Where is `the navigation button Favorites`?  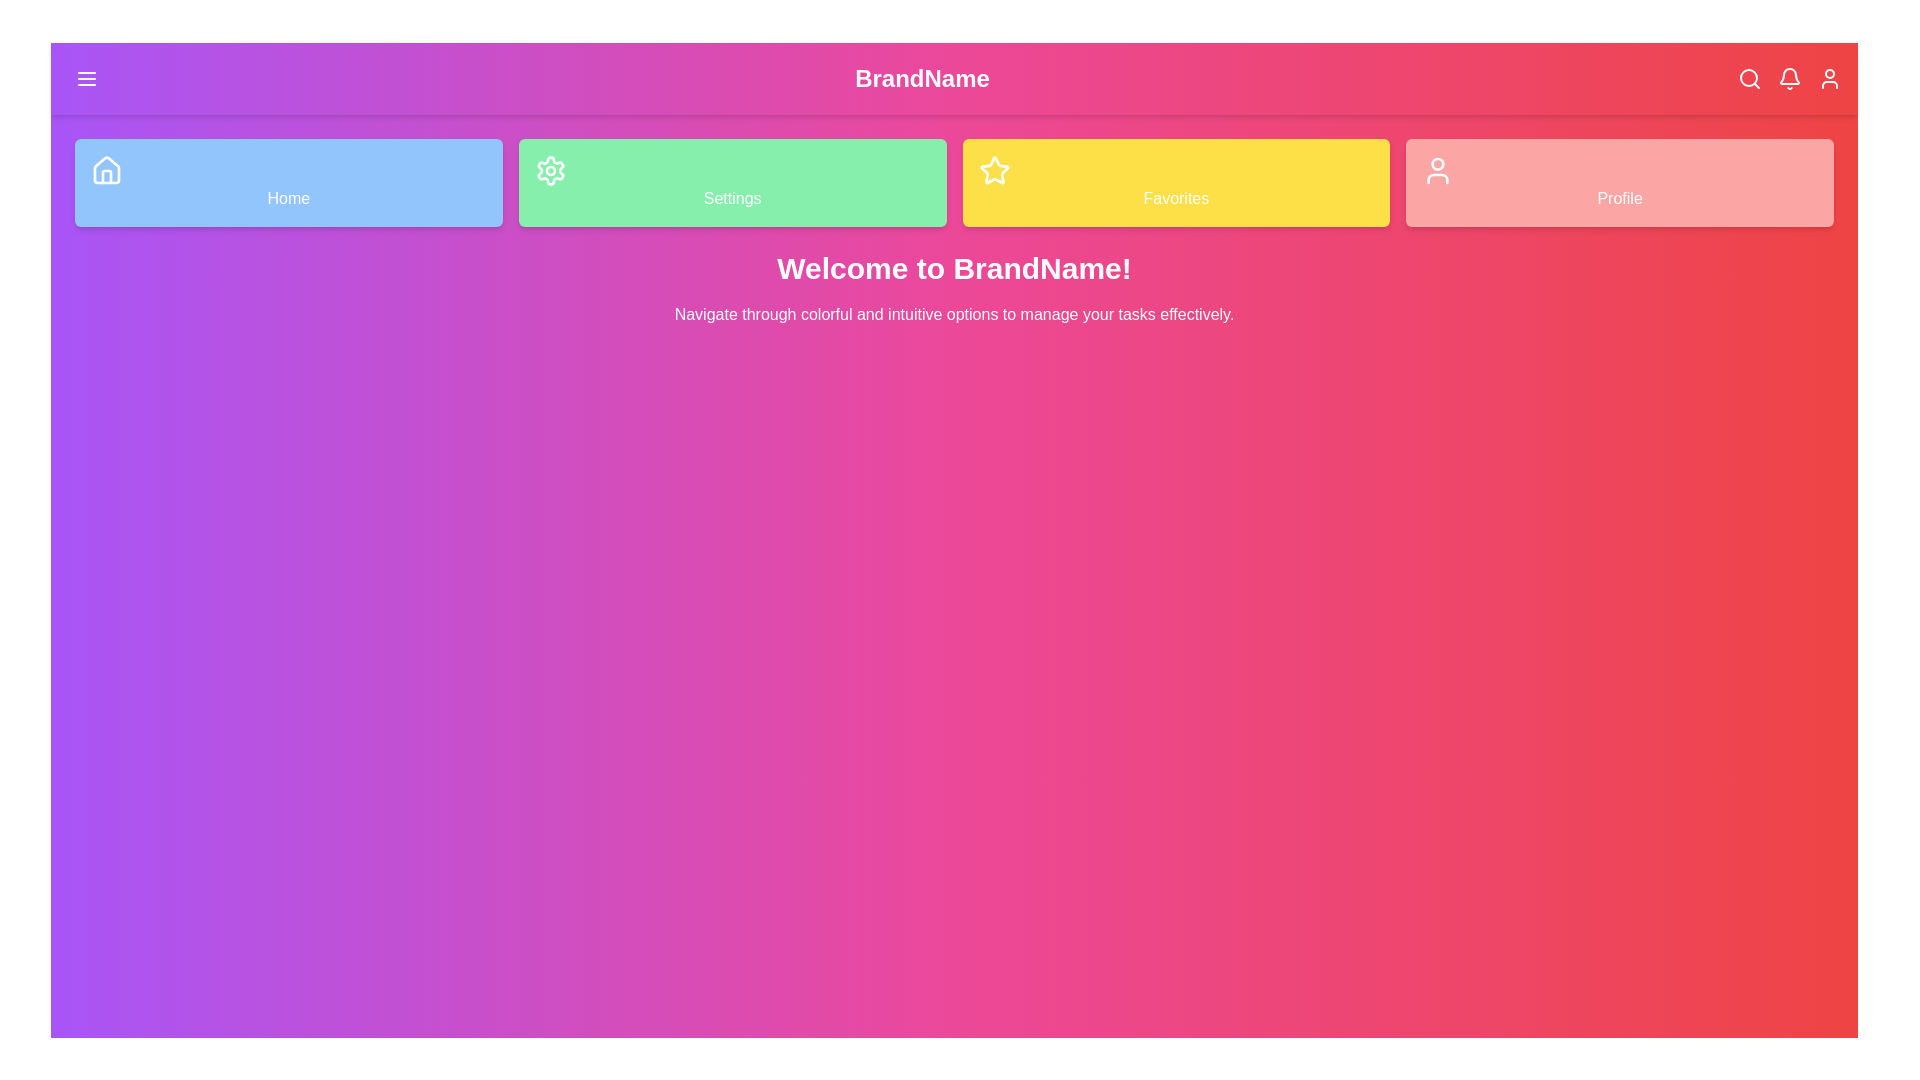
the navigation button Favorites is located at coordinates (1176, 182).